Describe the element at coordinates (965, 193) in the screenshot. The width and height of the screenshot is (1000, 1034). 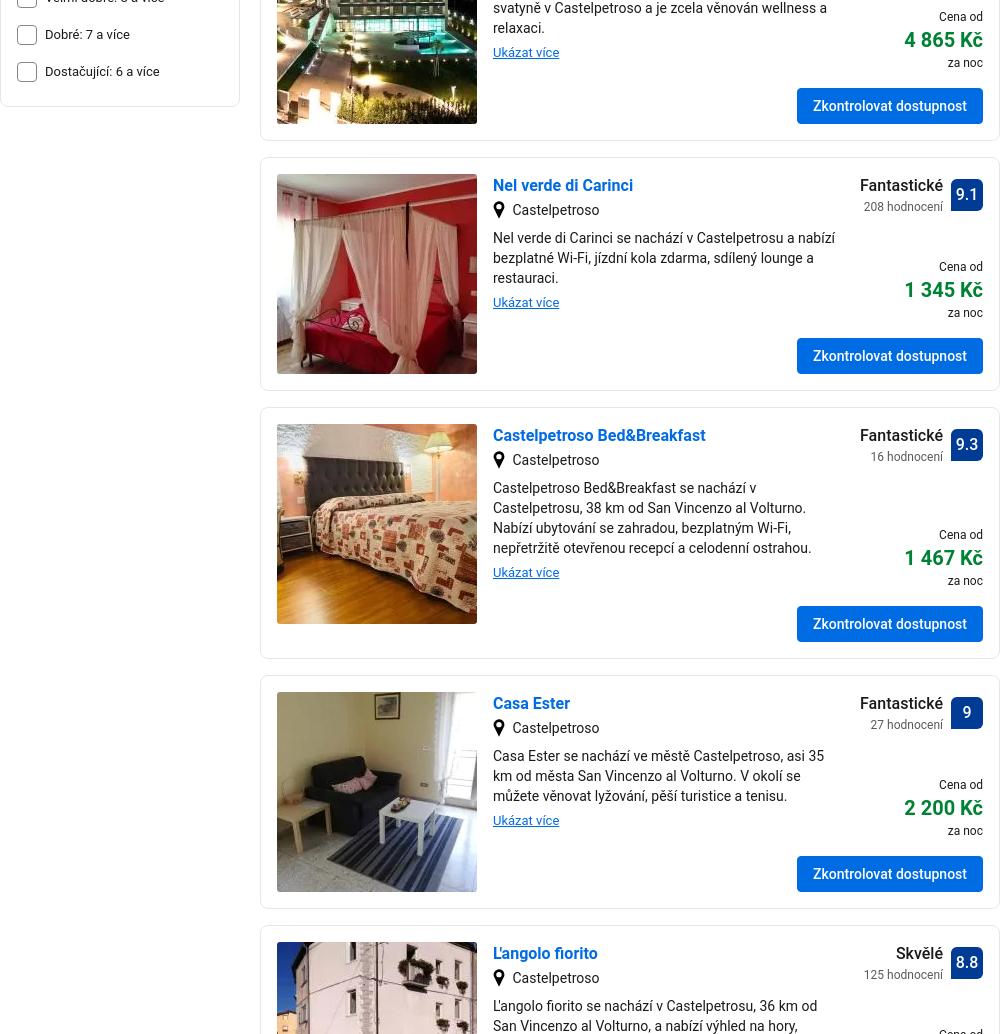
I see `'9.1'` at that location.